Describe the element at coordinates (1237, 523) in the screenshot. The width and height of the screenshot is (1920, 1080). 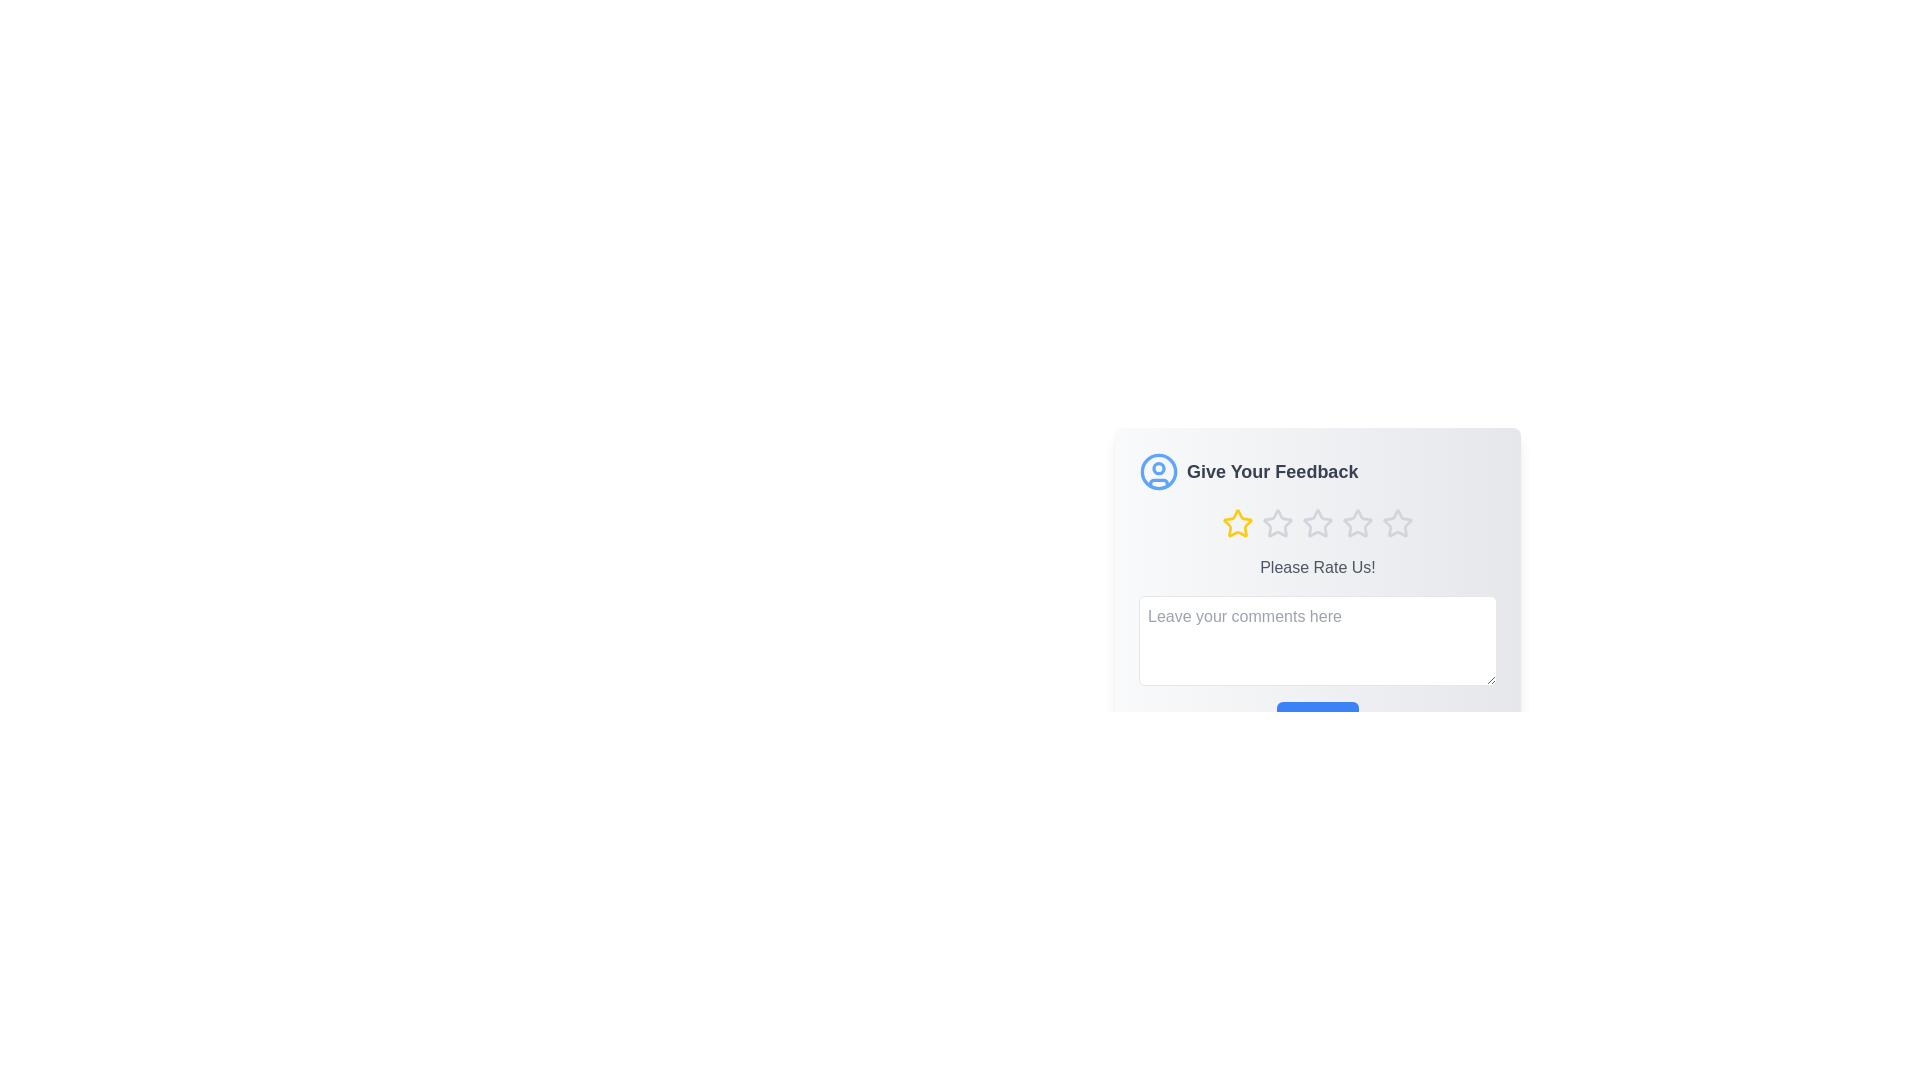
I see `the first star-shaped icon with a yellow outline in the feedback modal for visual feedback` at that location.